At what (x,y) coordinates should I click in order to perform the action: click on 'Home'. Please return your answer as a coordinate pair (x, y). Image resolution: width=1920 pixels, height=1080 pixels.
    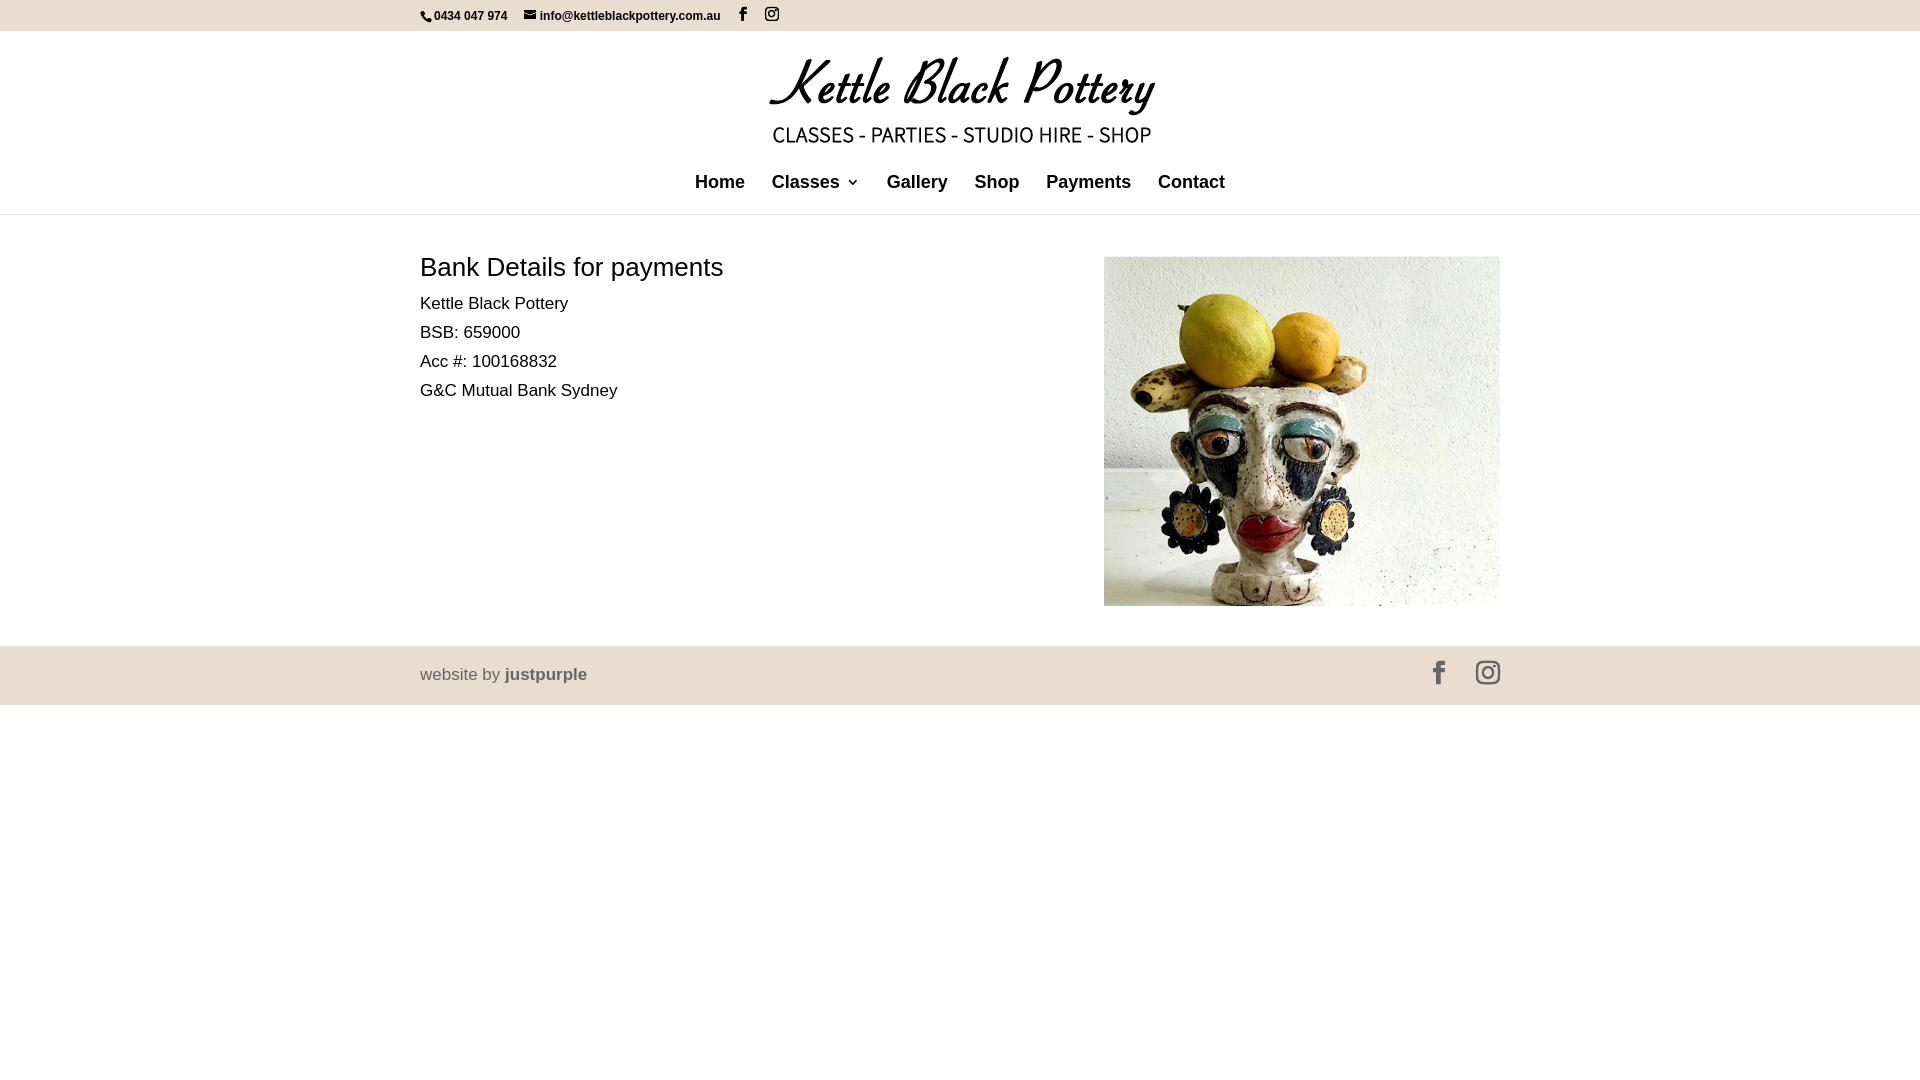
    Looking at the image, I should click on (720, 194).